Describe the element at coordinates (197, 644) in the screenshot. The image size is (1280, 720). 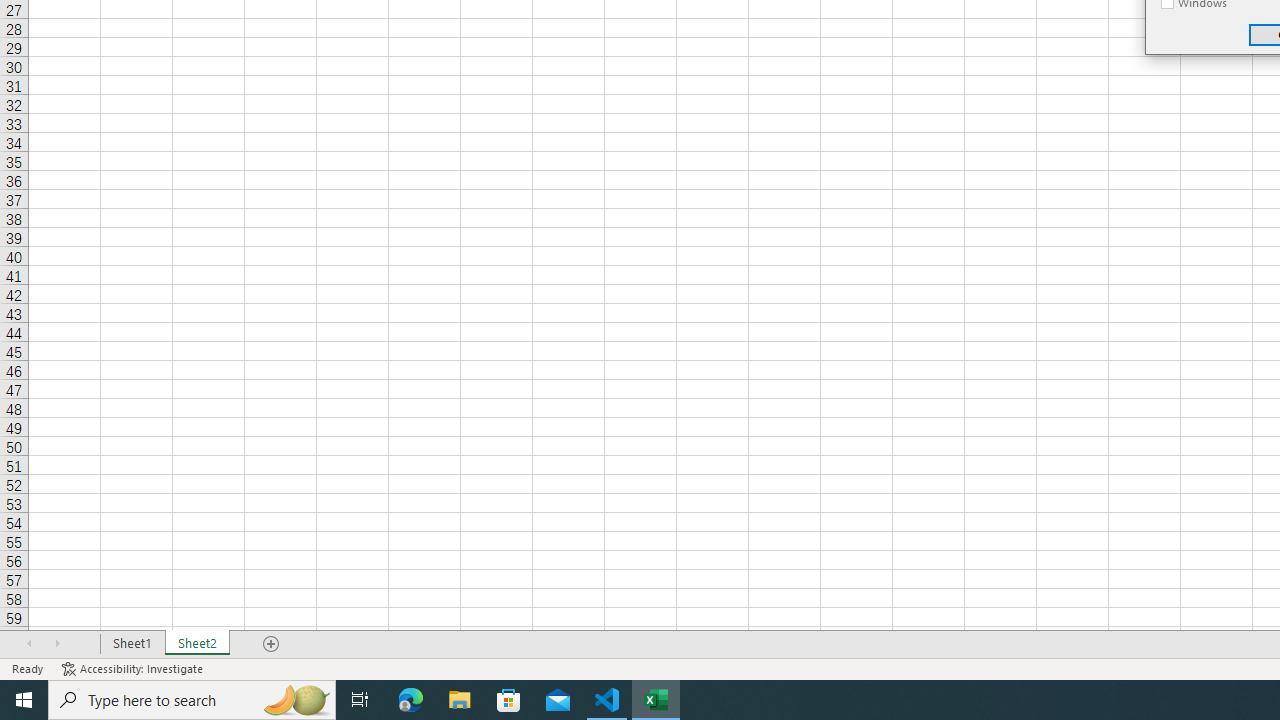
I see `'Sheet2'` at that location.